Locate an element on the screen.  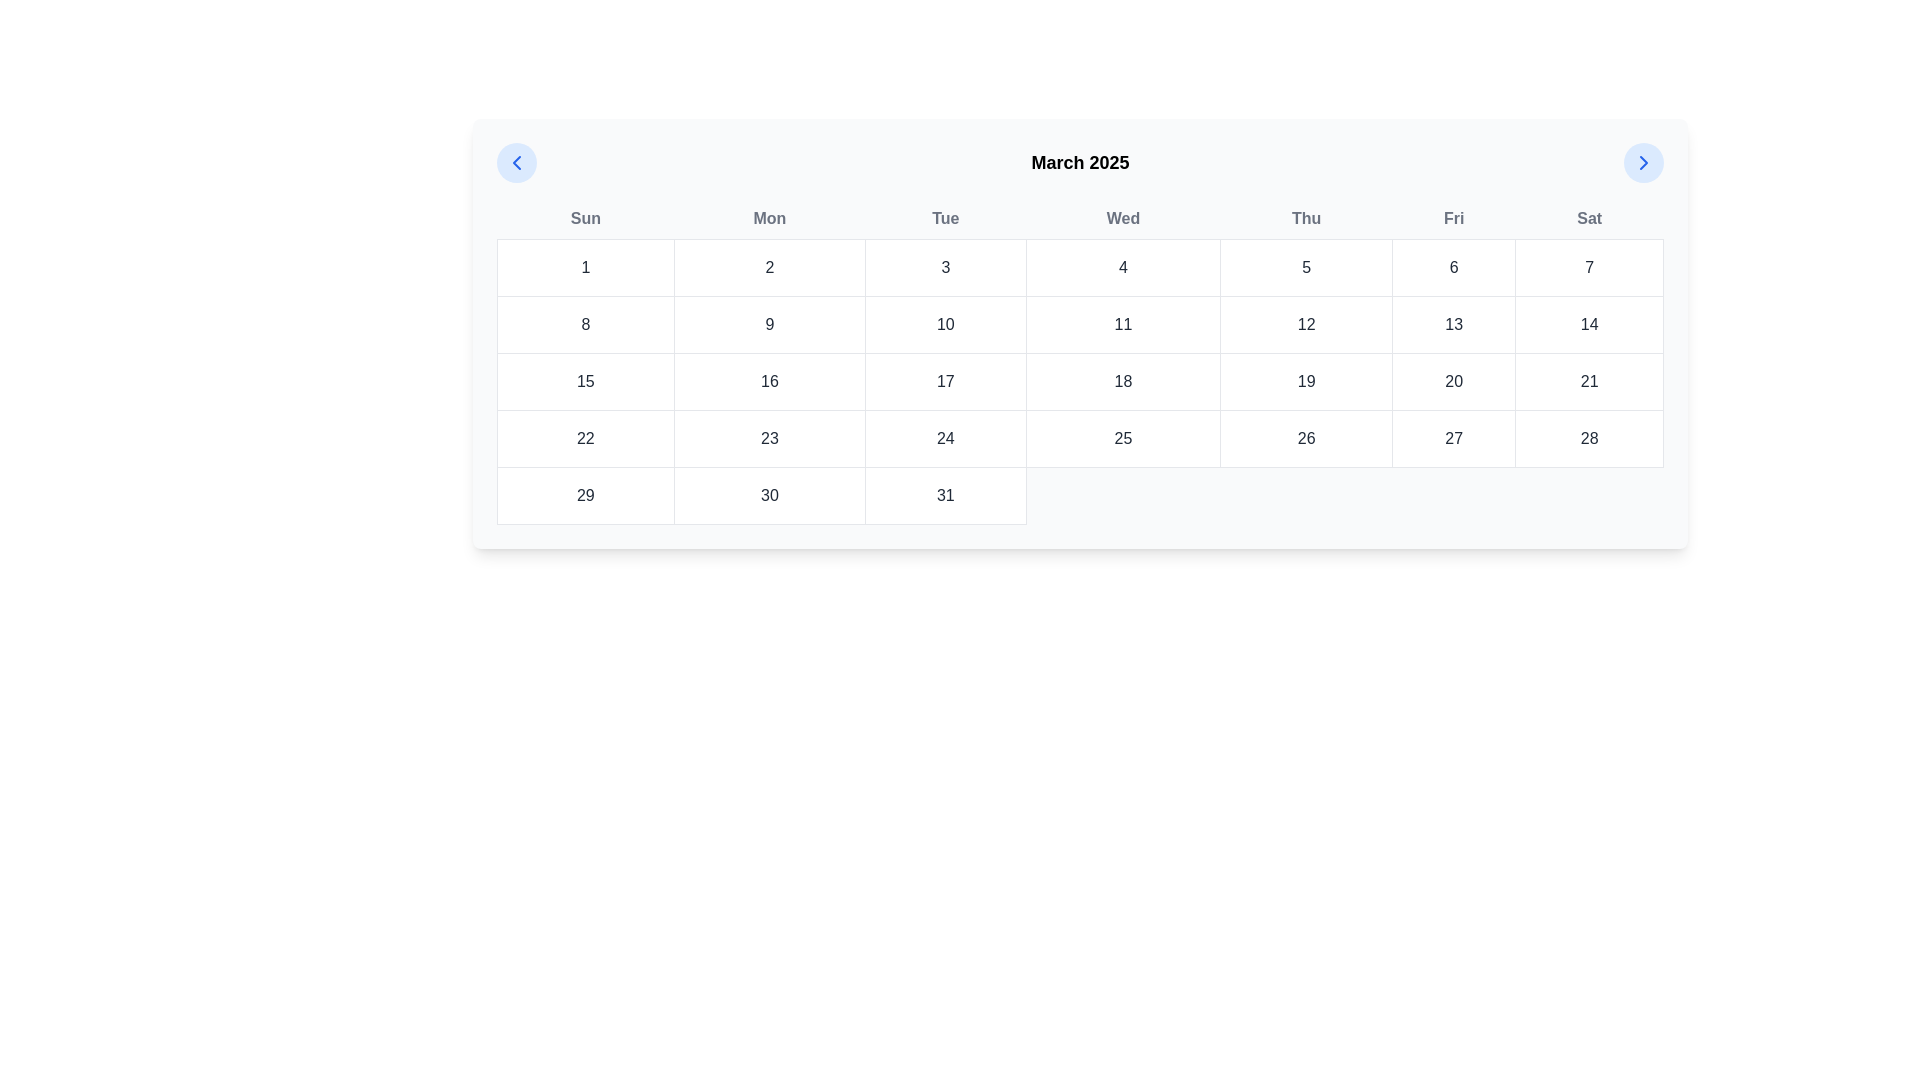
the header text displaying the current month and year in the calendar interface, located at the top of the interface is located at coordinates (1079, 161).